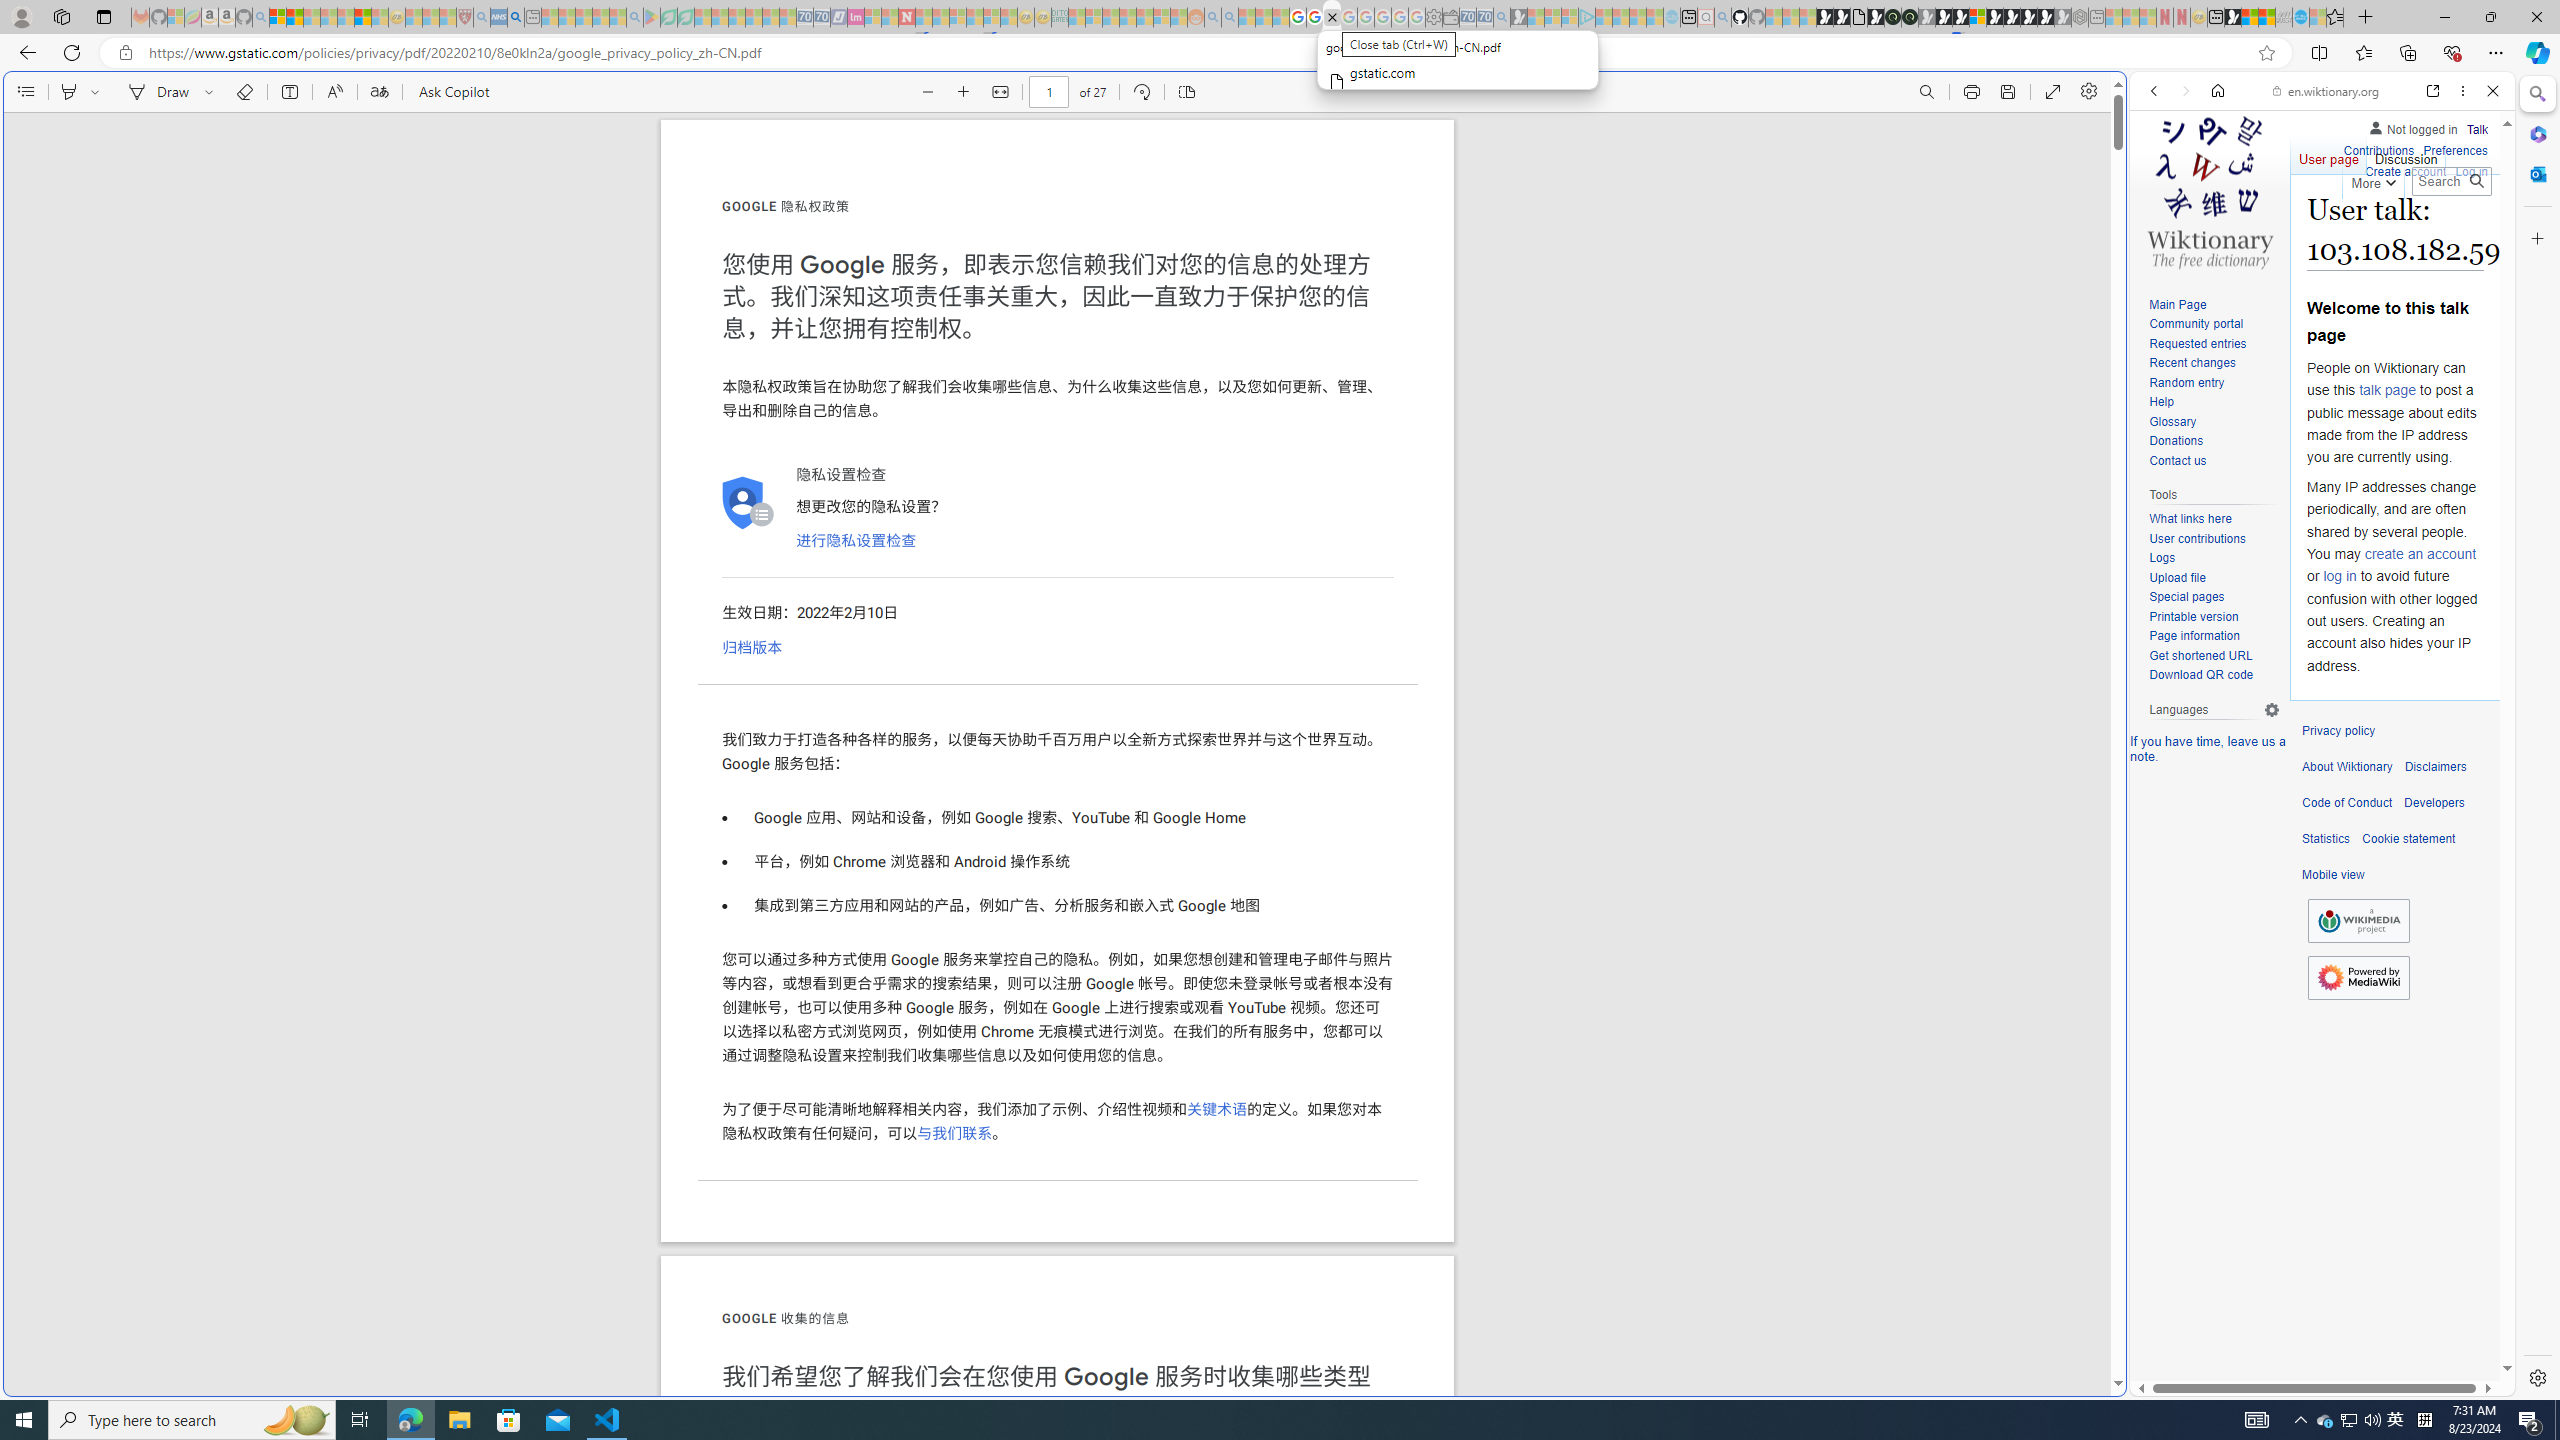 The width and height of the screenshot is (2560, 1440). Describe the element at coordinates (2162, 180) in the screenshot. I see `'Web scope'` at that location.